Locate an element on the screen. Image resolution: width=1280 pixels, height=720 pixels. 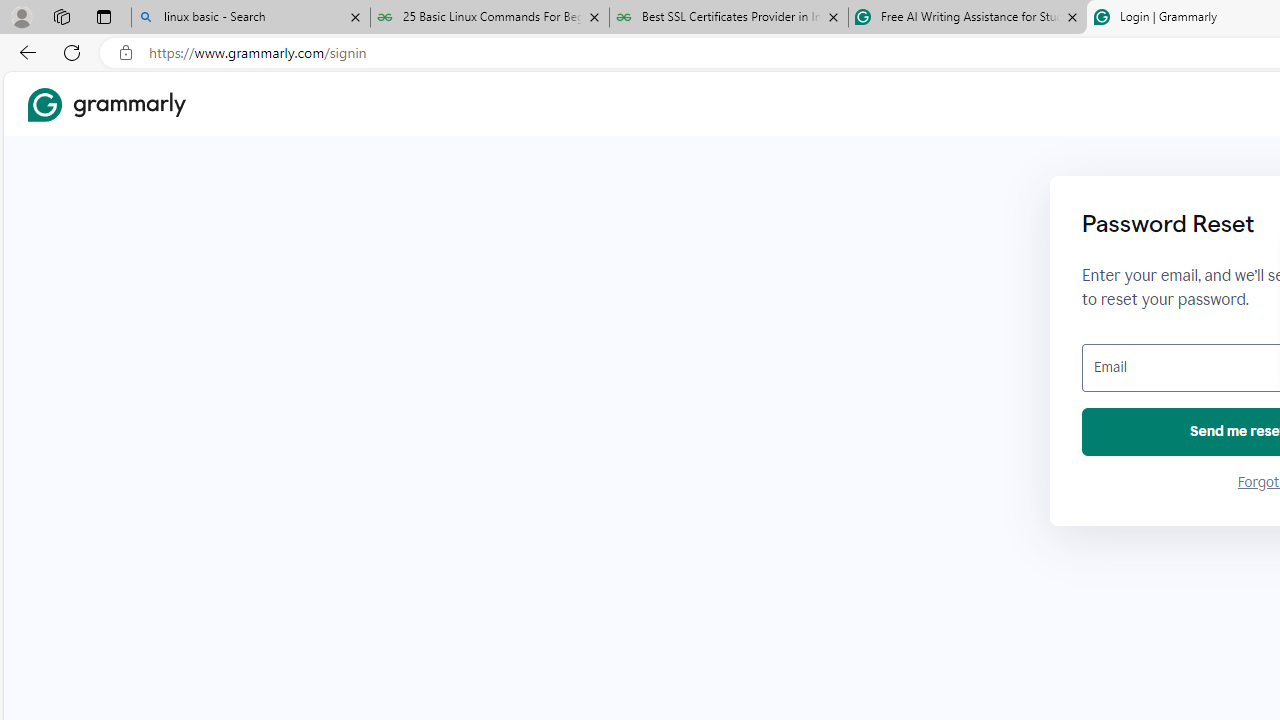
'25 Basic Linux Commands For Beginners - GeeksforGeeks' is located at coordinates (490, 17).